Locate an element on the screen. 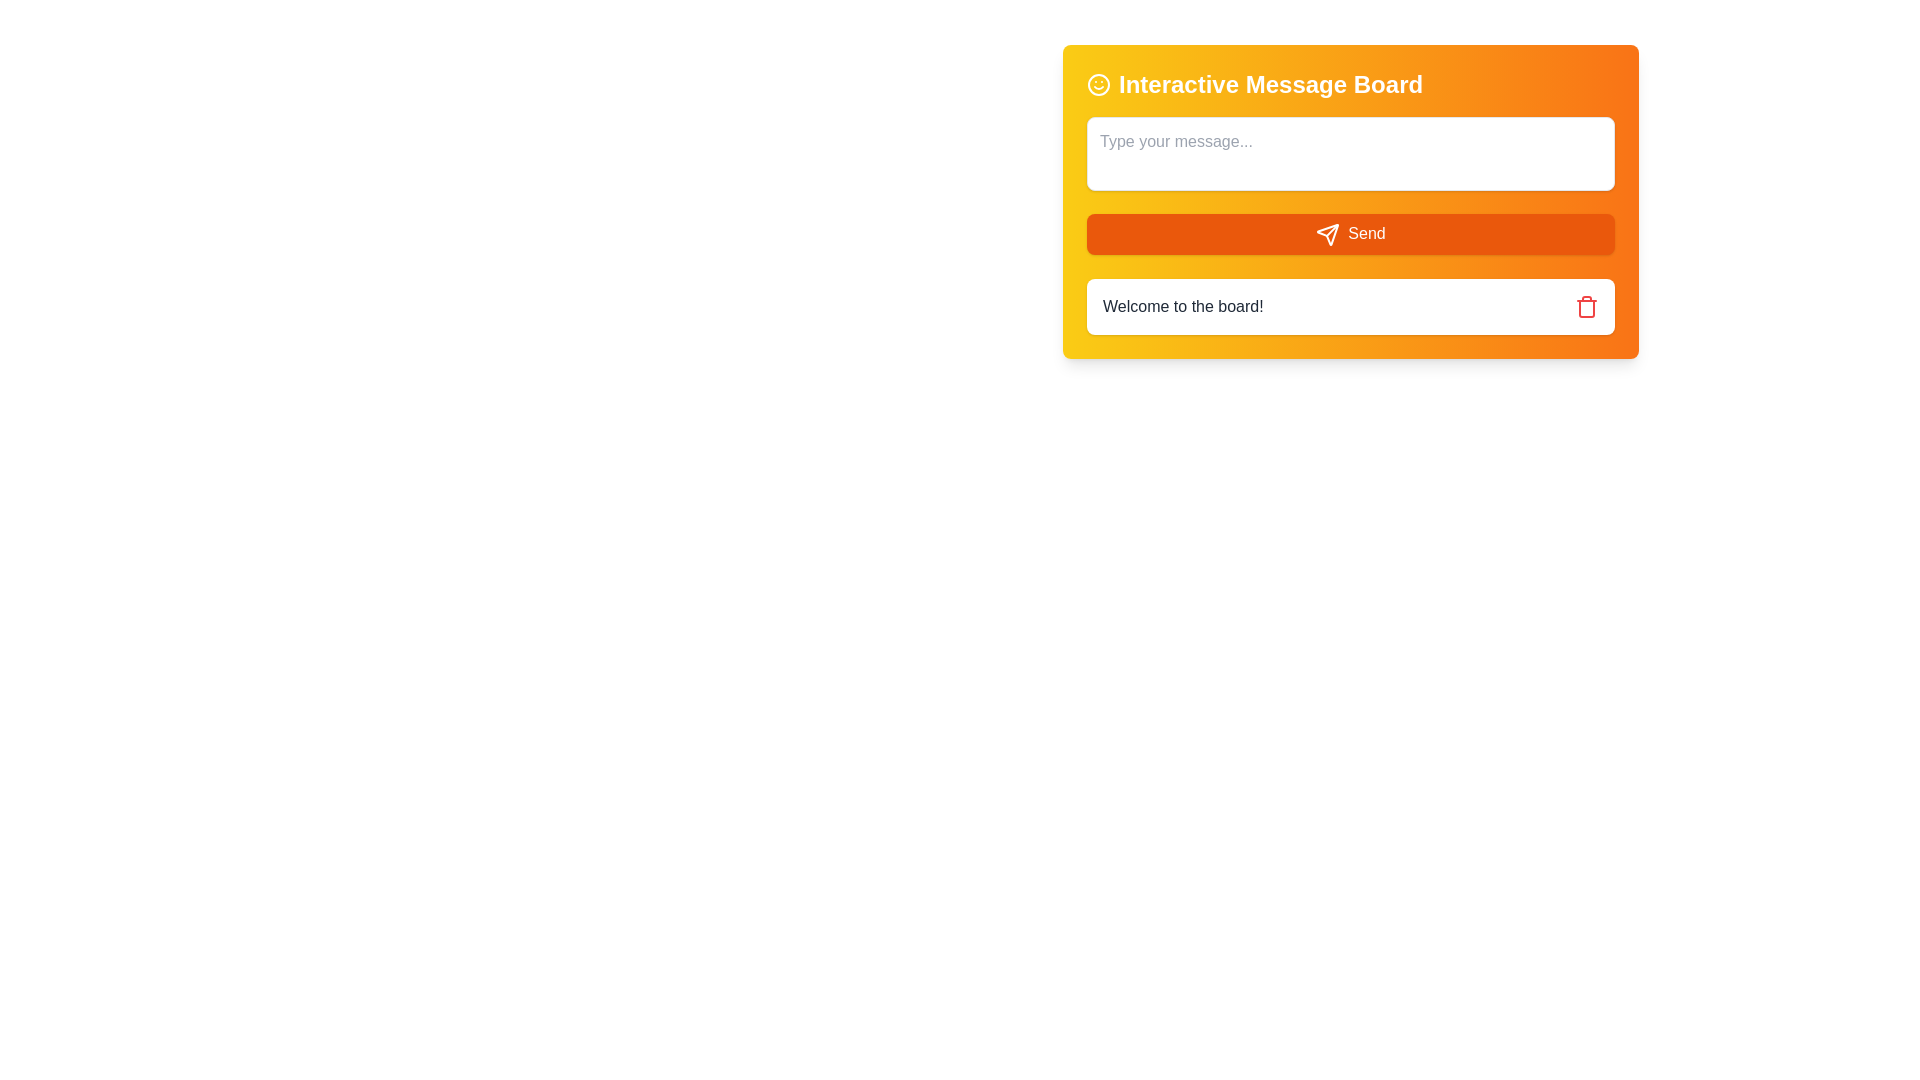 The width and height of the screenshot is (1920, 1080). the small airplane-shaped icon on the left side of the 'Send' button is located at coordinates (1328, 233).